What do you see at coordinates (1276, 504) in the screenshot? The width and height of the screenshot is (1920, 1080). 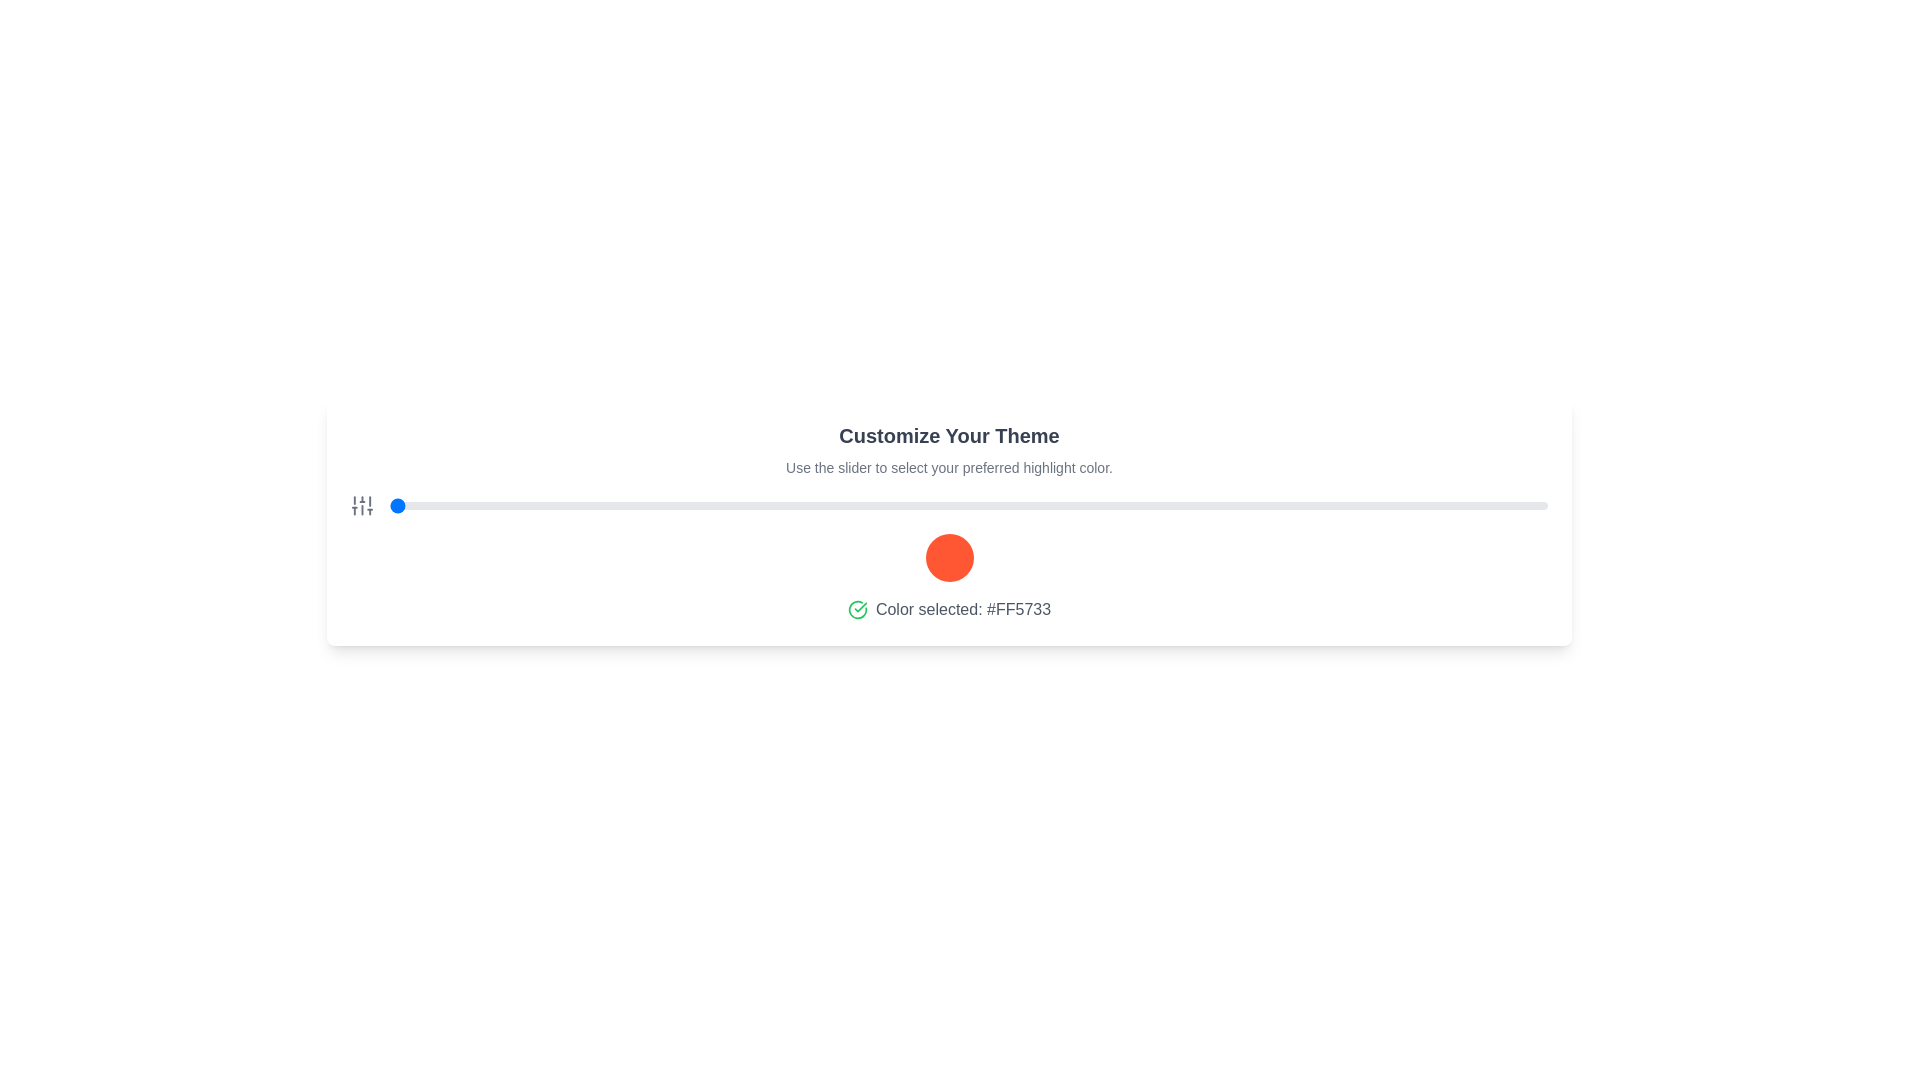 I see `the slider` at bounding box center [1276, 504].